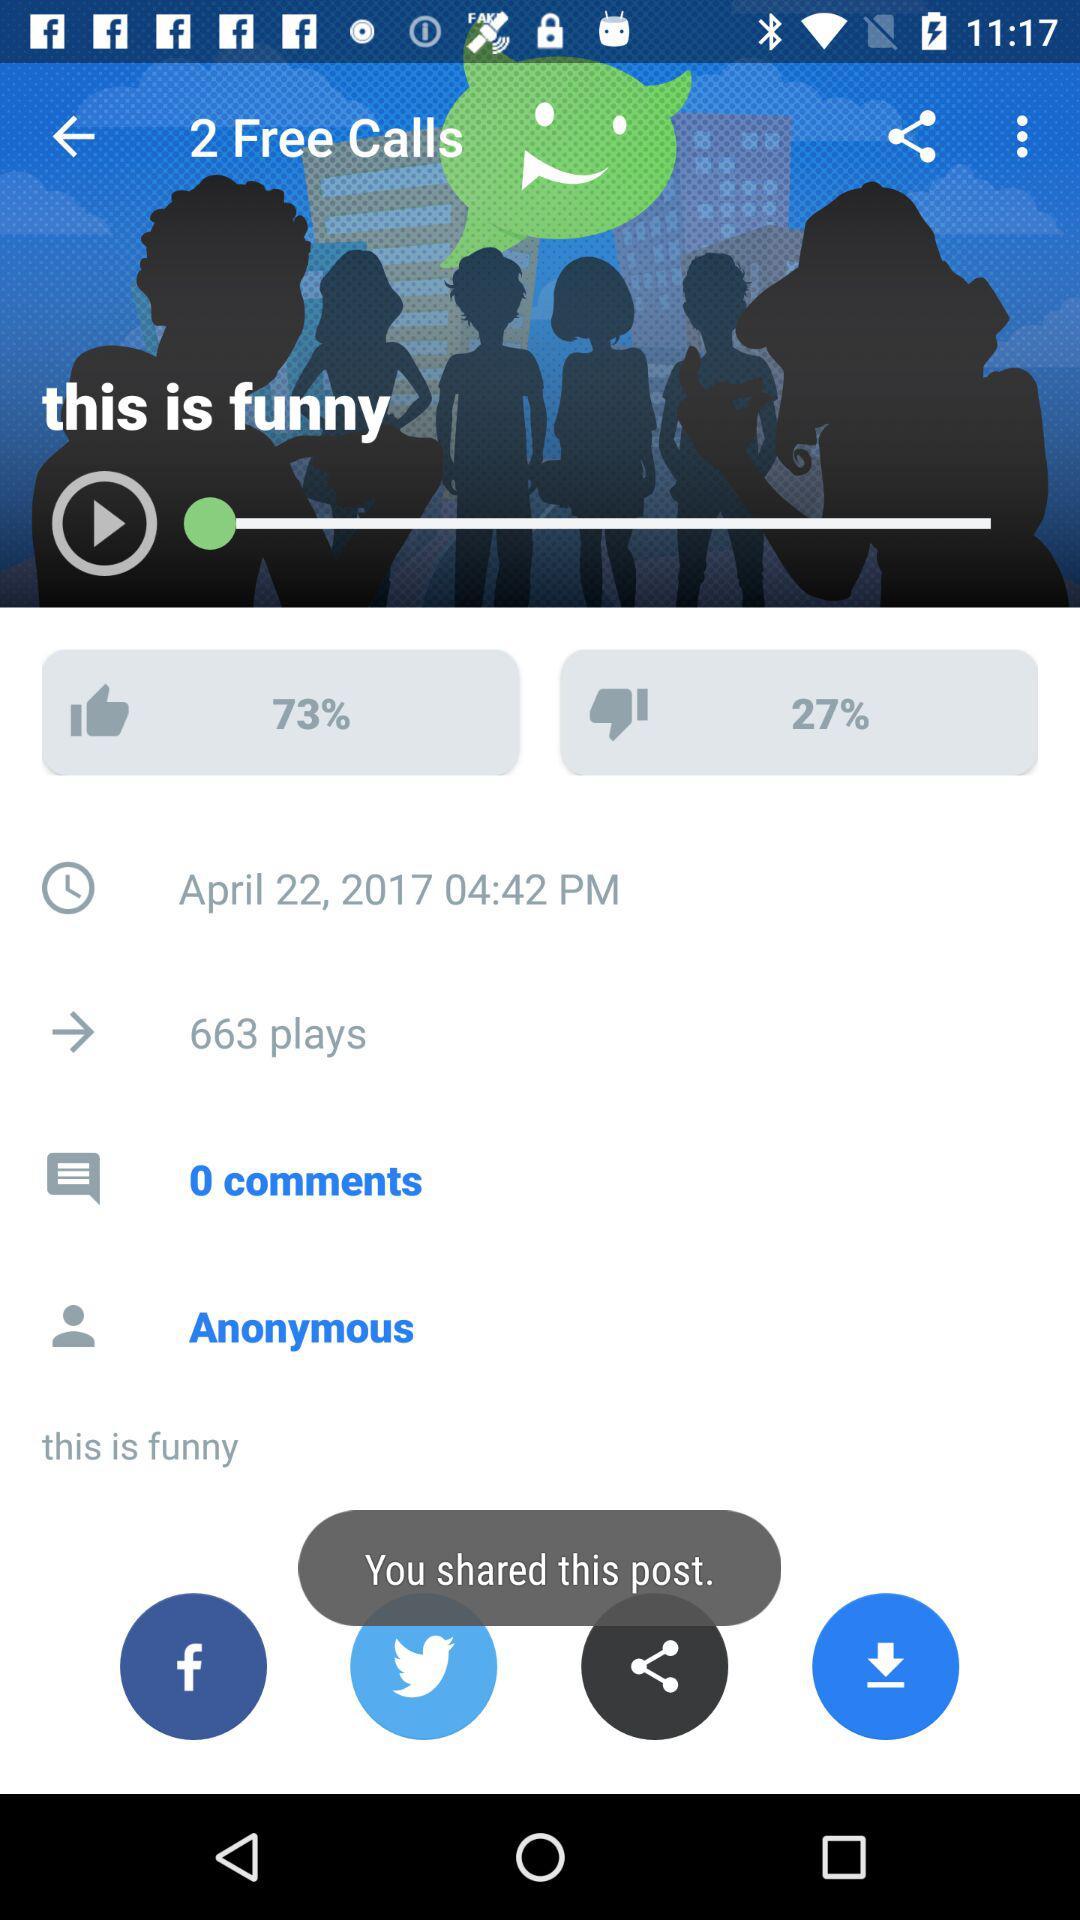  What do you see at coordinates (422, 1666) in the screenshot?
I see `twitter page` at bounding box center [422, 1666].